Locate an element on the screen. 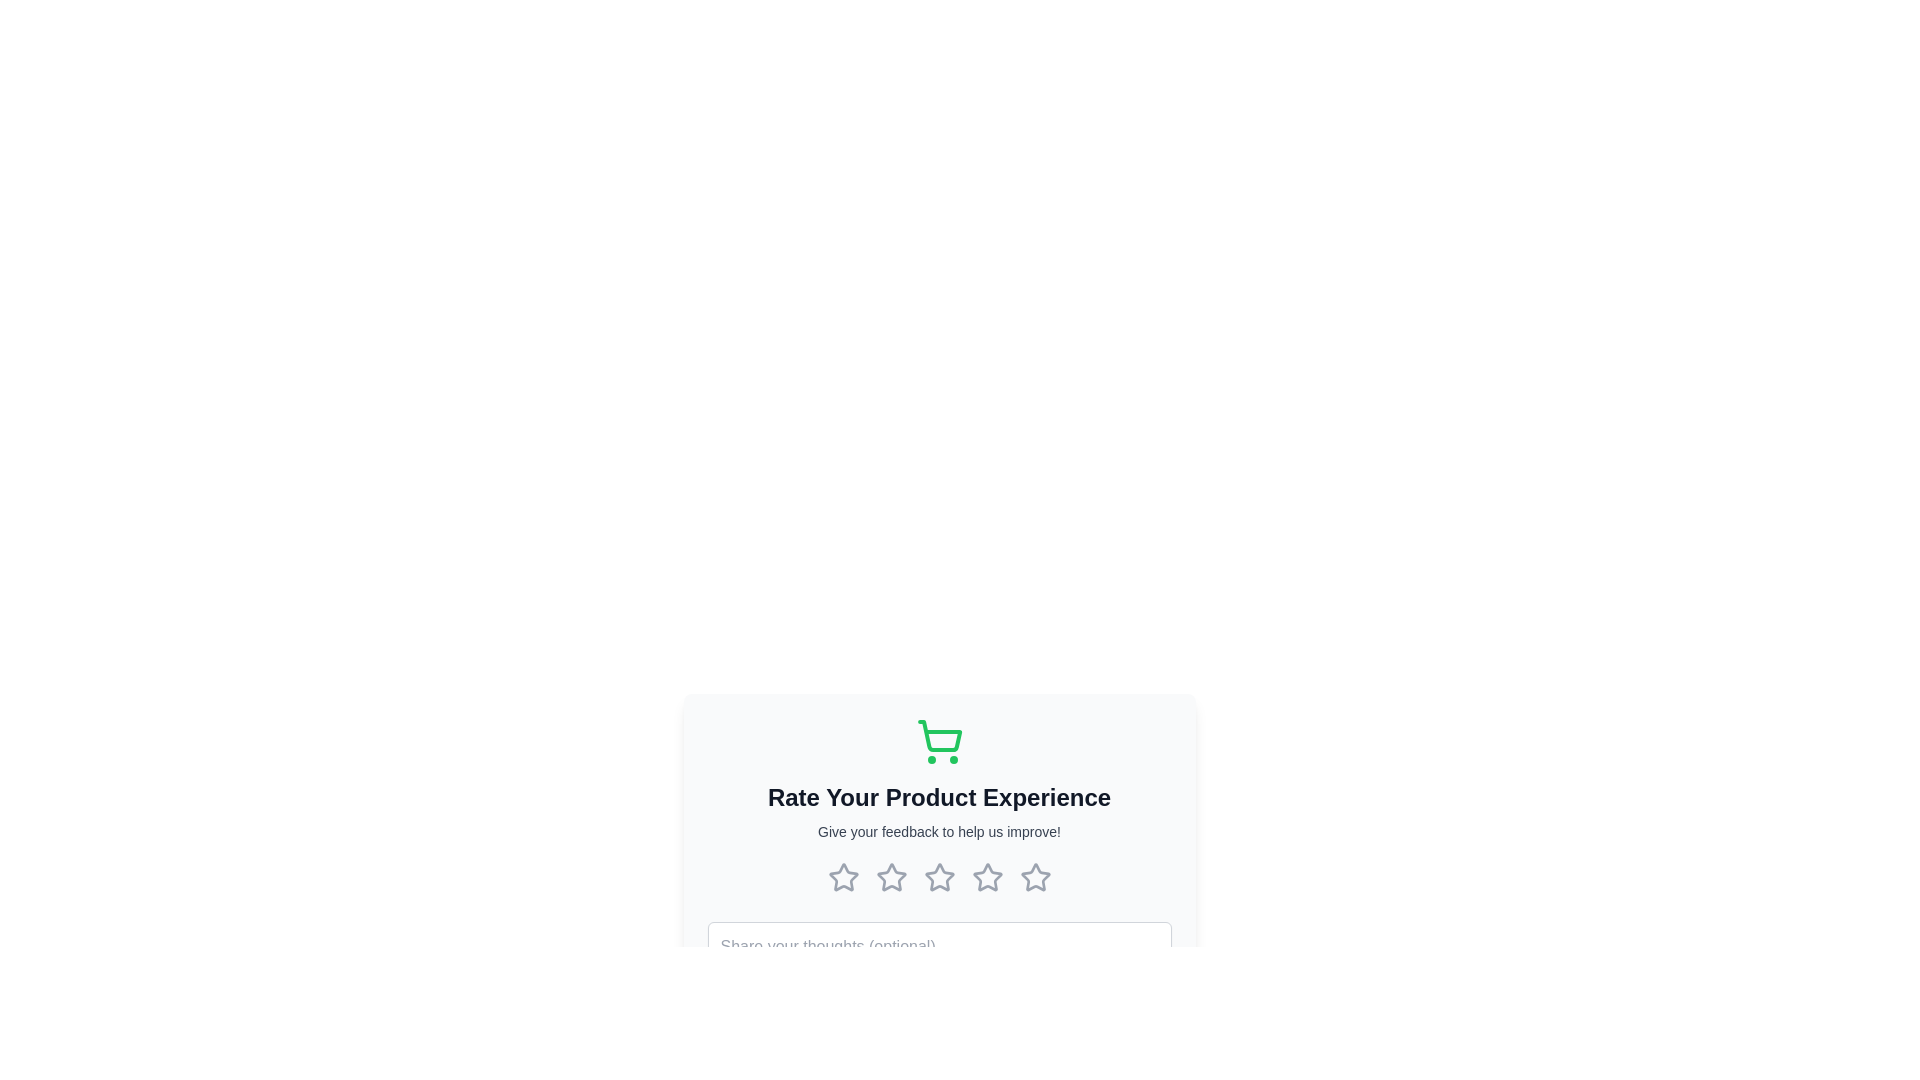  the fourth star-shaped icon in the row of rating options, located below the heading 'Rate Your Product Experience', to change its color to yellow is located at coordinates (987, 877).